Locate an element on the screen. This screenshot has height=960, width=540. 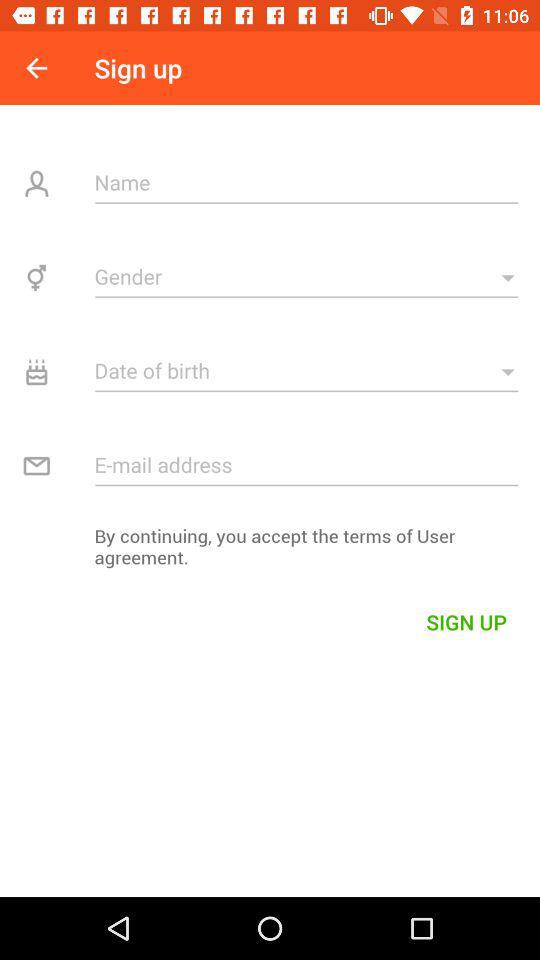
the item to the left of the sign up is located at coordinates (36, 68).